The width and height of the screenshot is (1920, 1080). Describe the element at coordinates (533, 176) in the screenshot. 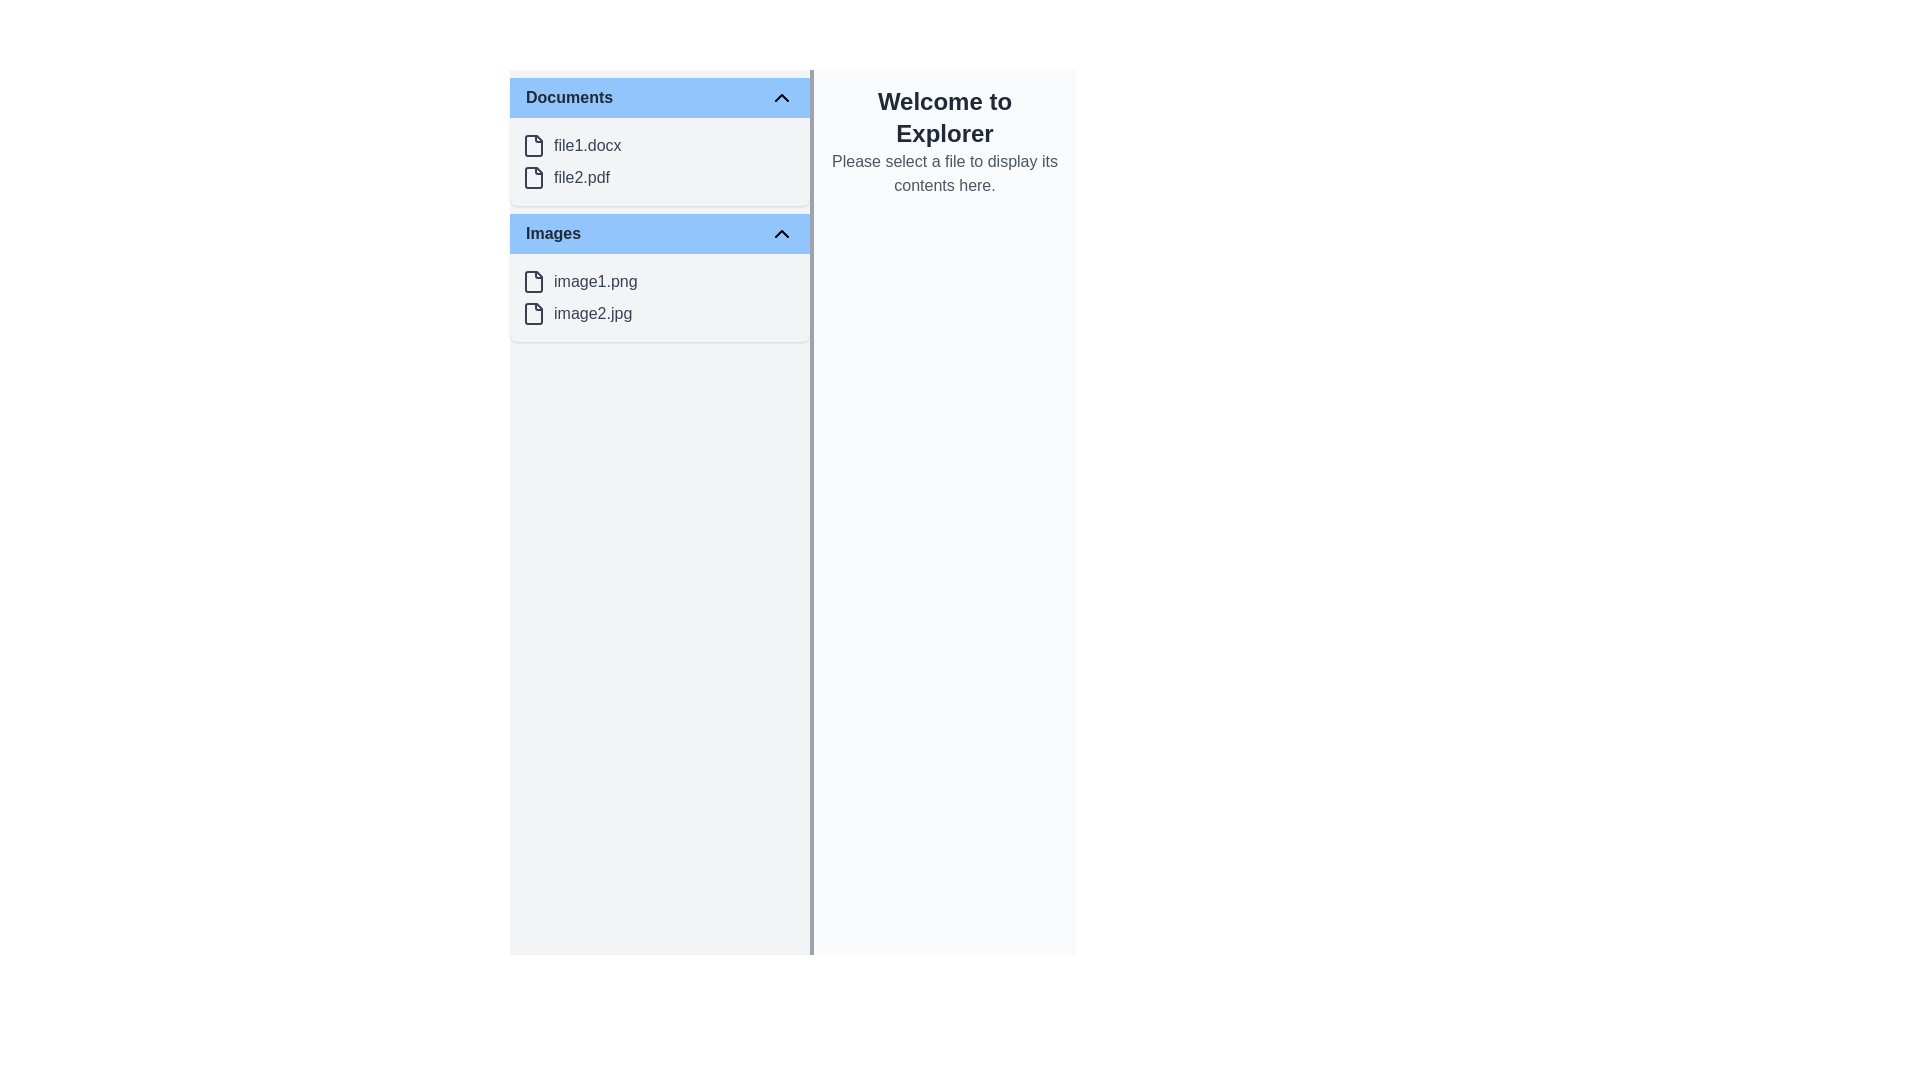

I see `the document-style icon representing 'file2.pdf' in the 'Documents' section of the sidebar interface` at that location.